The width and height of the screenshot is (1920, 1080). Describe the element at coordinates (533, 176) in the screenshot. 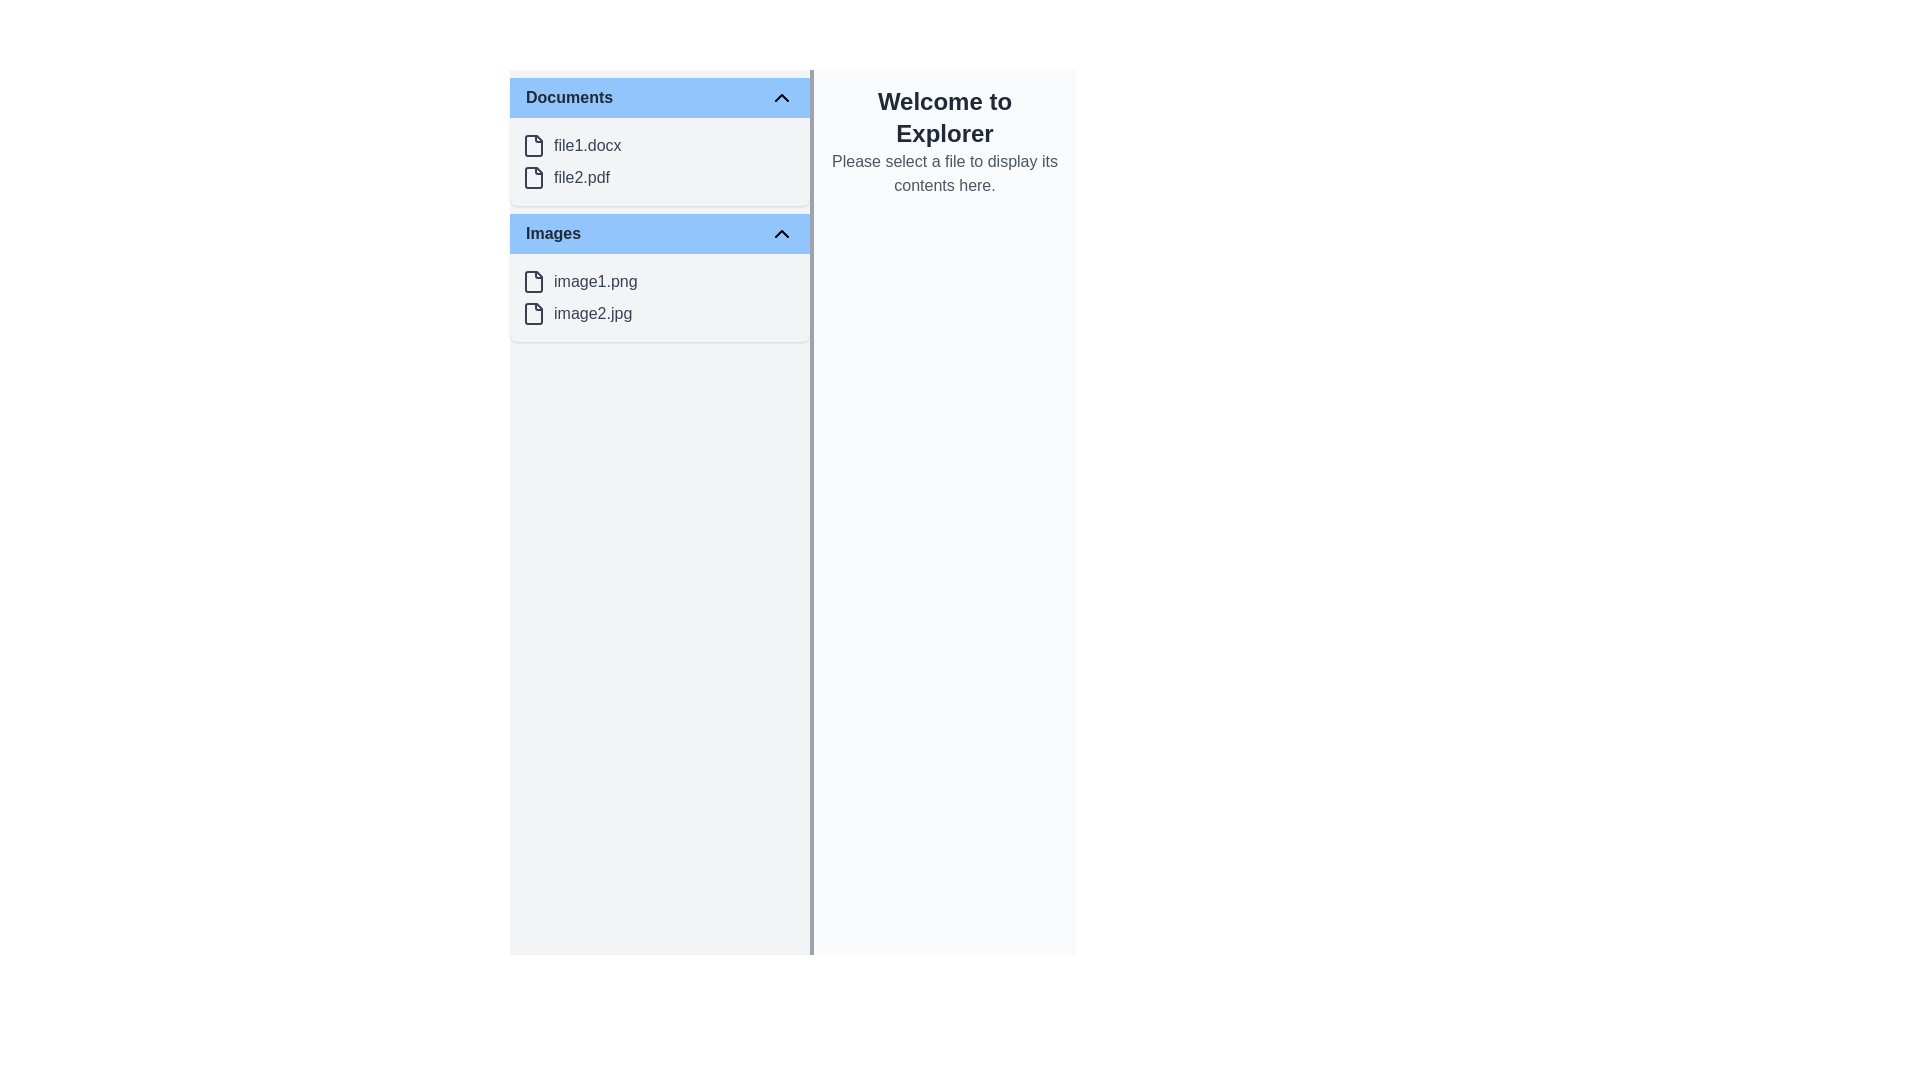

I see `the document-style icon representing 'file2.pdf' in the 'Documents' section of the sidebar interface` at that location.